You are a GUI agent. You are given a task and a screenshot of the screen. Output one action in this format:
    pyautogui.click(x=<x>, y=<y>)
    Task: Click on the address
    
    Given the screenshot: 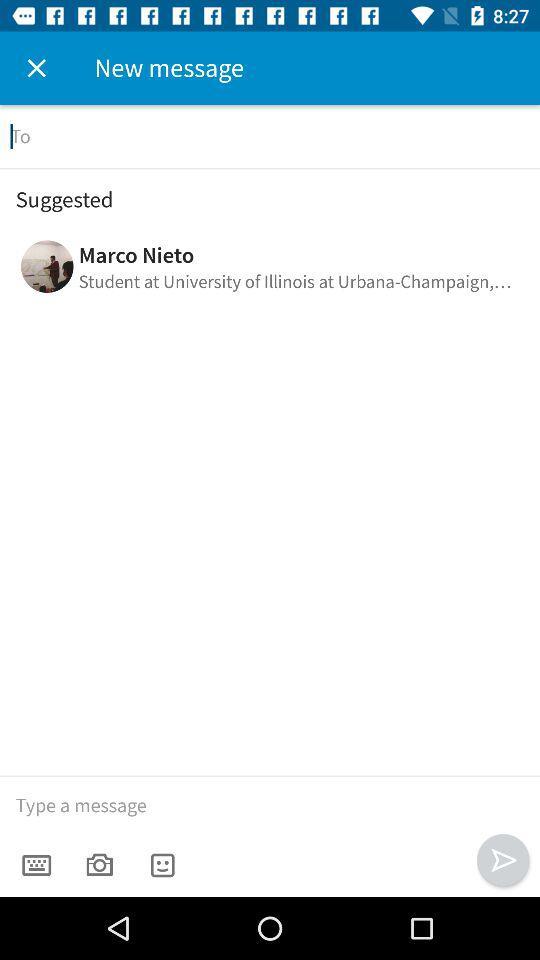 What is the action you would take?
    pyautogui.click(x=270, y=135)
    